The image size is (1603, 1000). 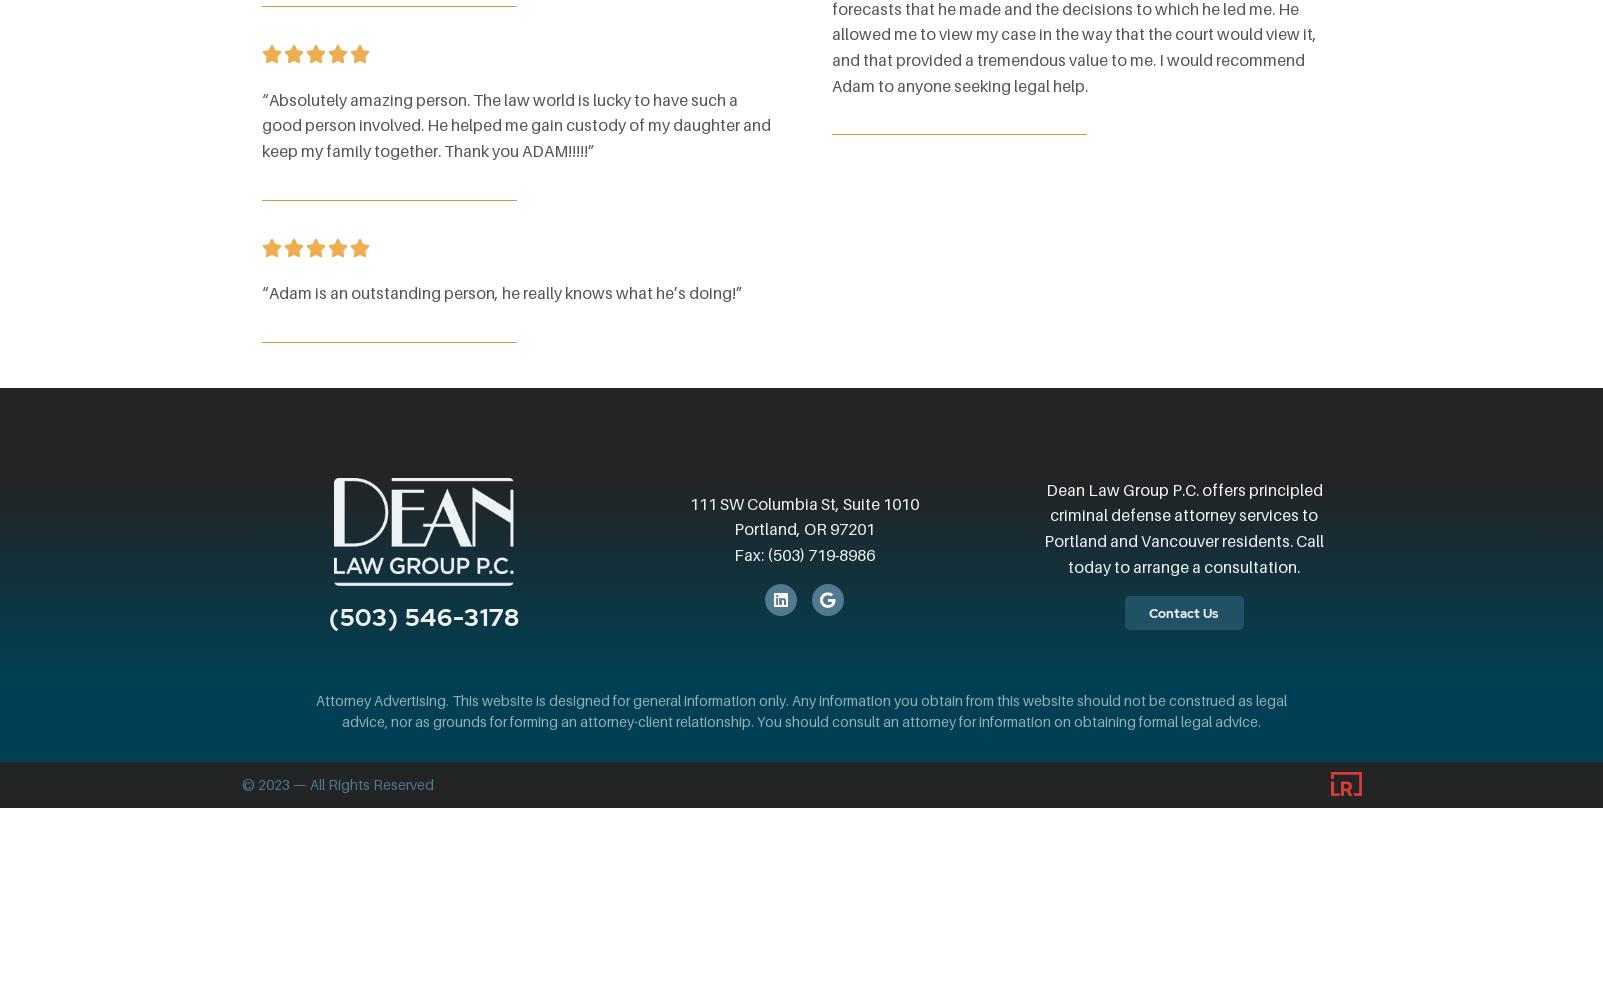 I want to click on '111 SW Columbia St, Suite 1010', so click(x=803, y=503).